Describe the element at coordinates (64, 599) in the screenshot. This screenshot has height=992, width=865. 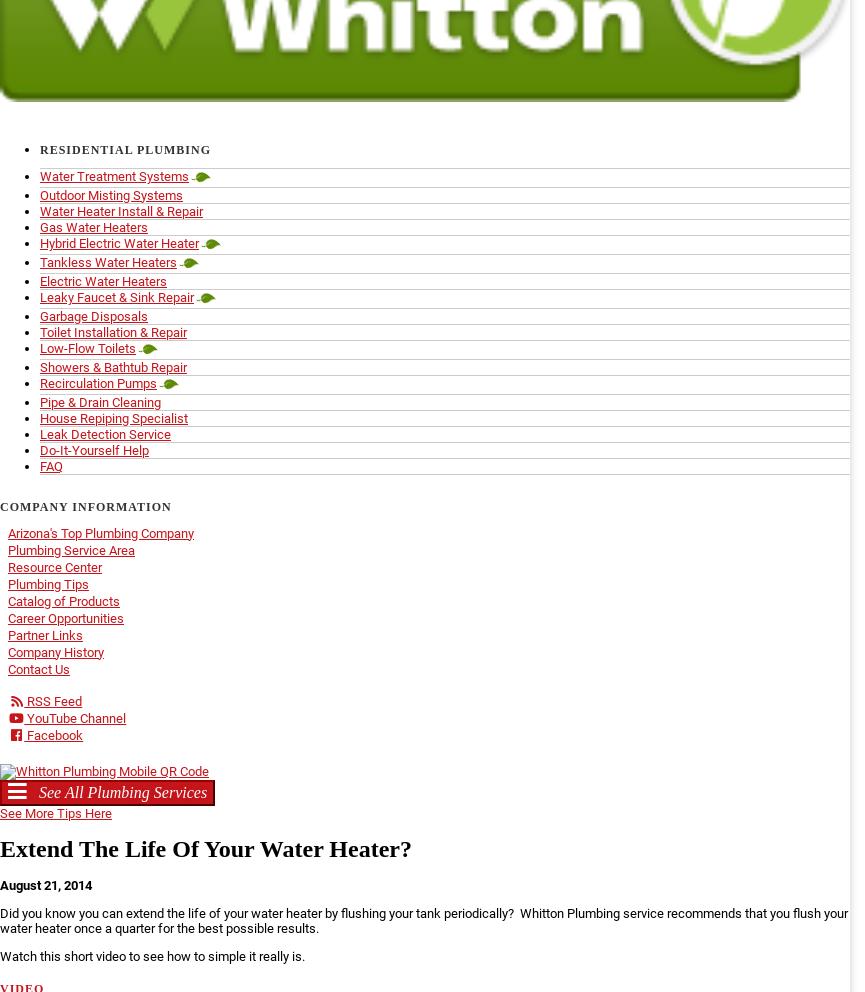
I see `'Catalog of Products'` at that location.